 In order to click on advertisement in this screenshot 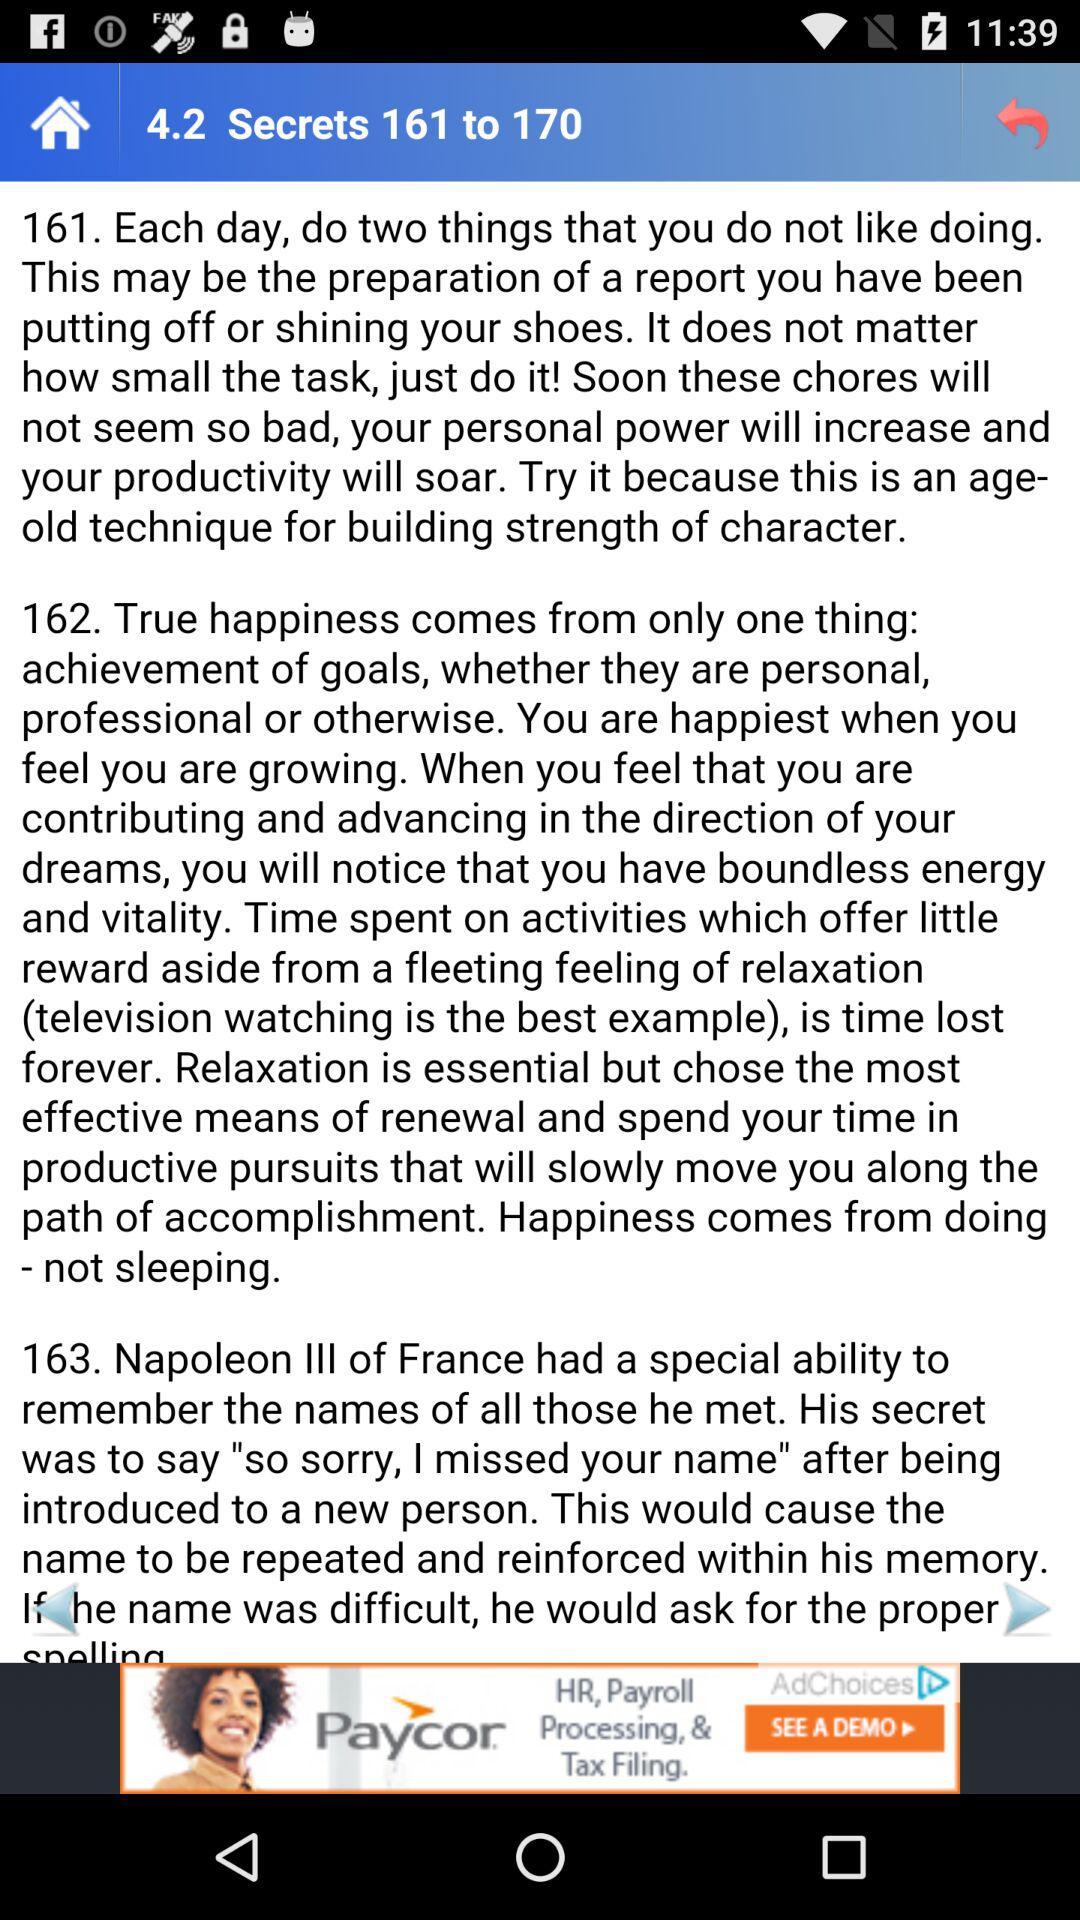, I will do `click(53, 1608)`.